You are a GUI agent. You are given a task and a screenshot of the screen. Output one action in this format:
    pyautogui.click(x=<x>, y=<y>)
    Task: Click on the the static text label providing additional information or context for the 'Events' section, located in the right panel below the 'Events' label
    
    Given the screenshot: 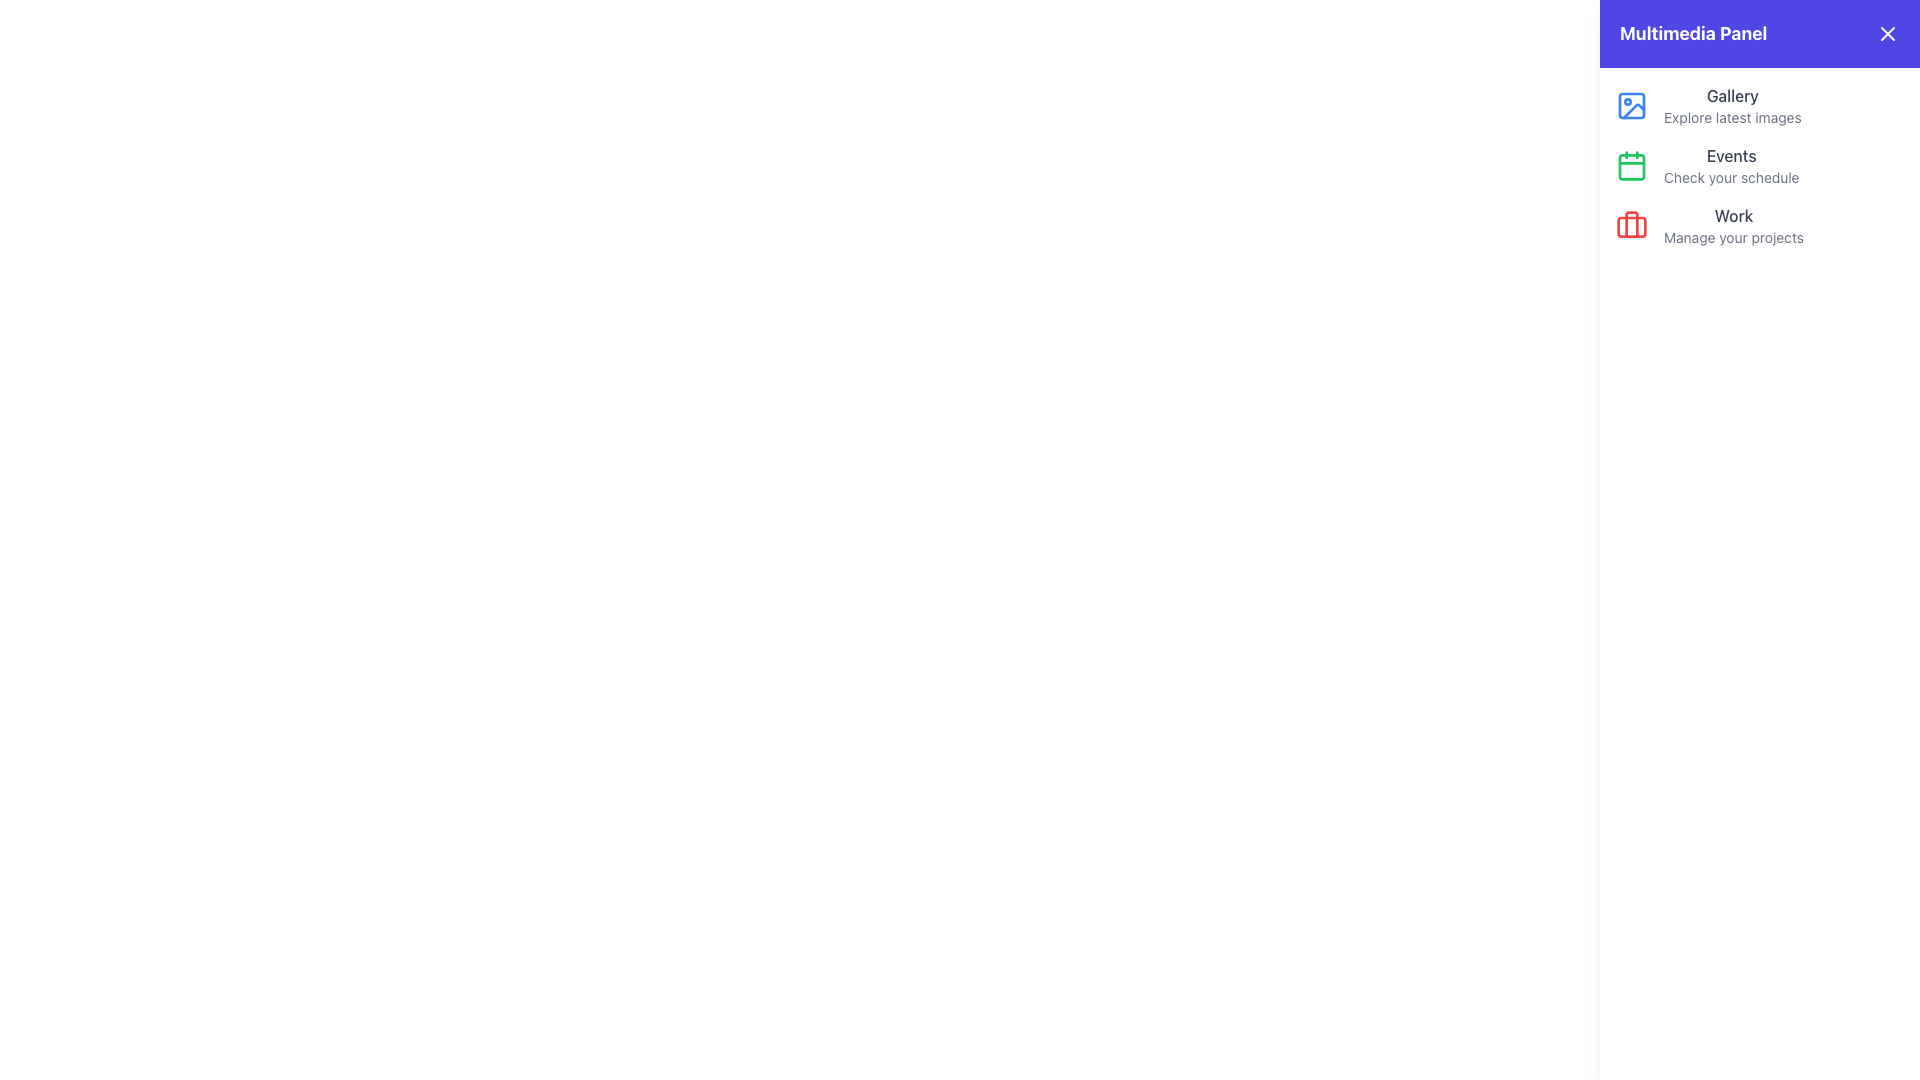 What is the action you would take?
    pyautogui.click(x=1730, y=176)
    